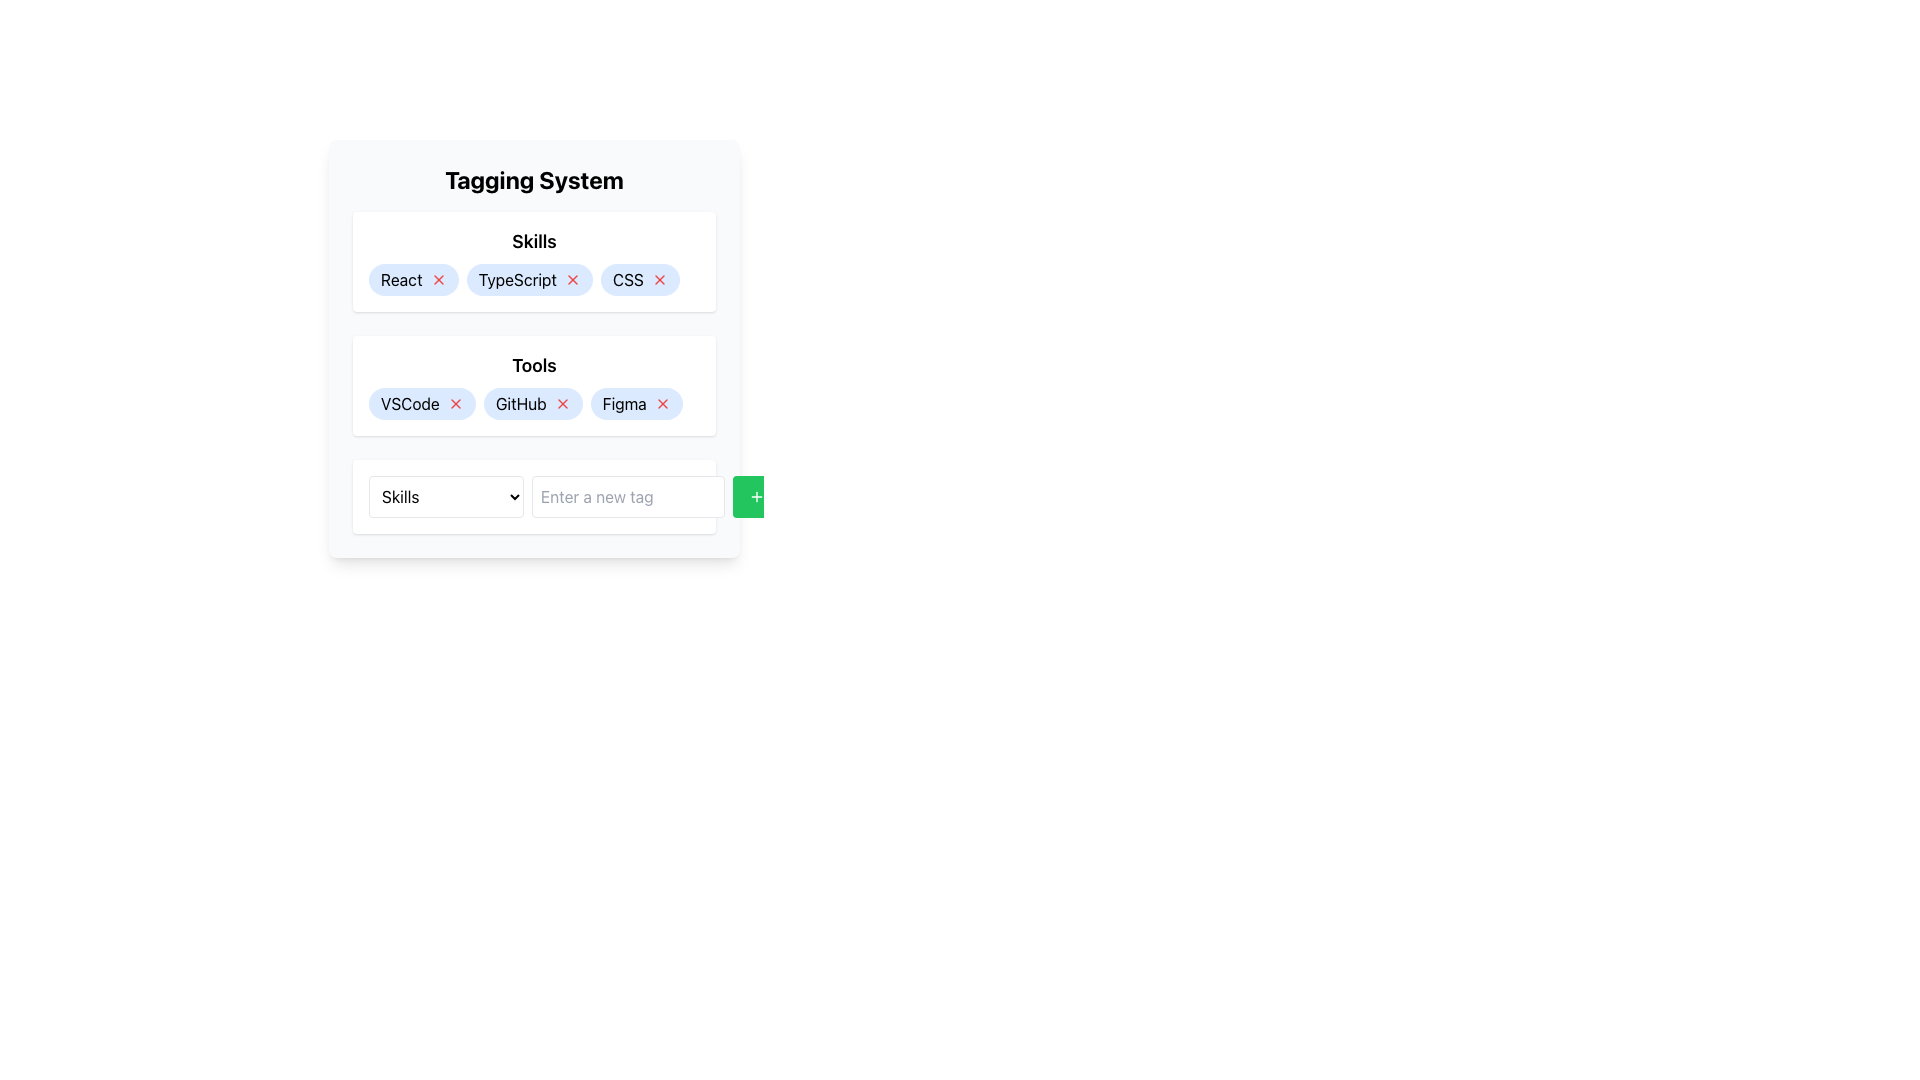 Image resolution: width=1920 pixels, height=1080 pixels. I want to click on the red close icon button within the blue oval tag labeled 'React', so click(437, 280).